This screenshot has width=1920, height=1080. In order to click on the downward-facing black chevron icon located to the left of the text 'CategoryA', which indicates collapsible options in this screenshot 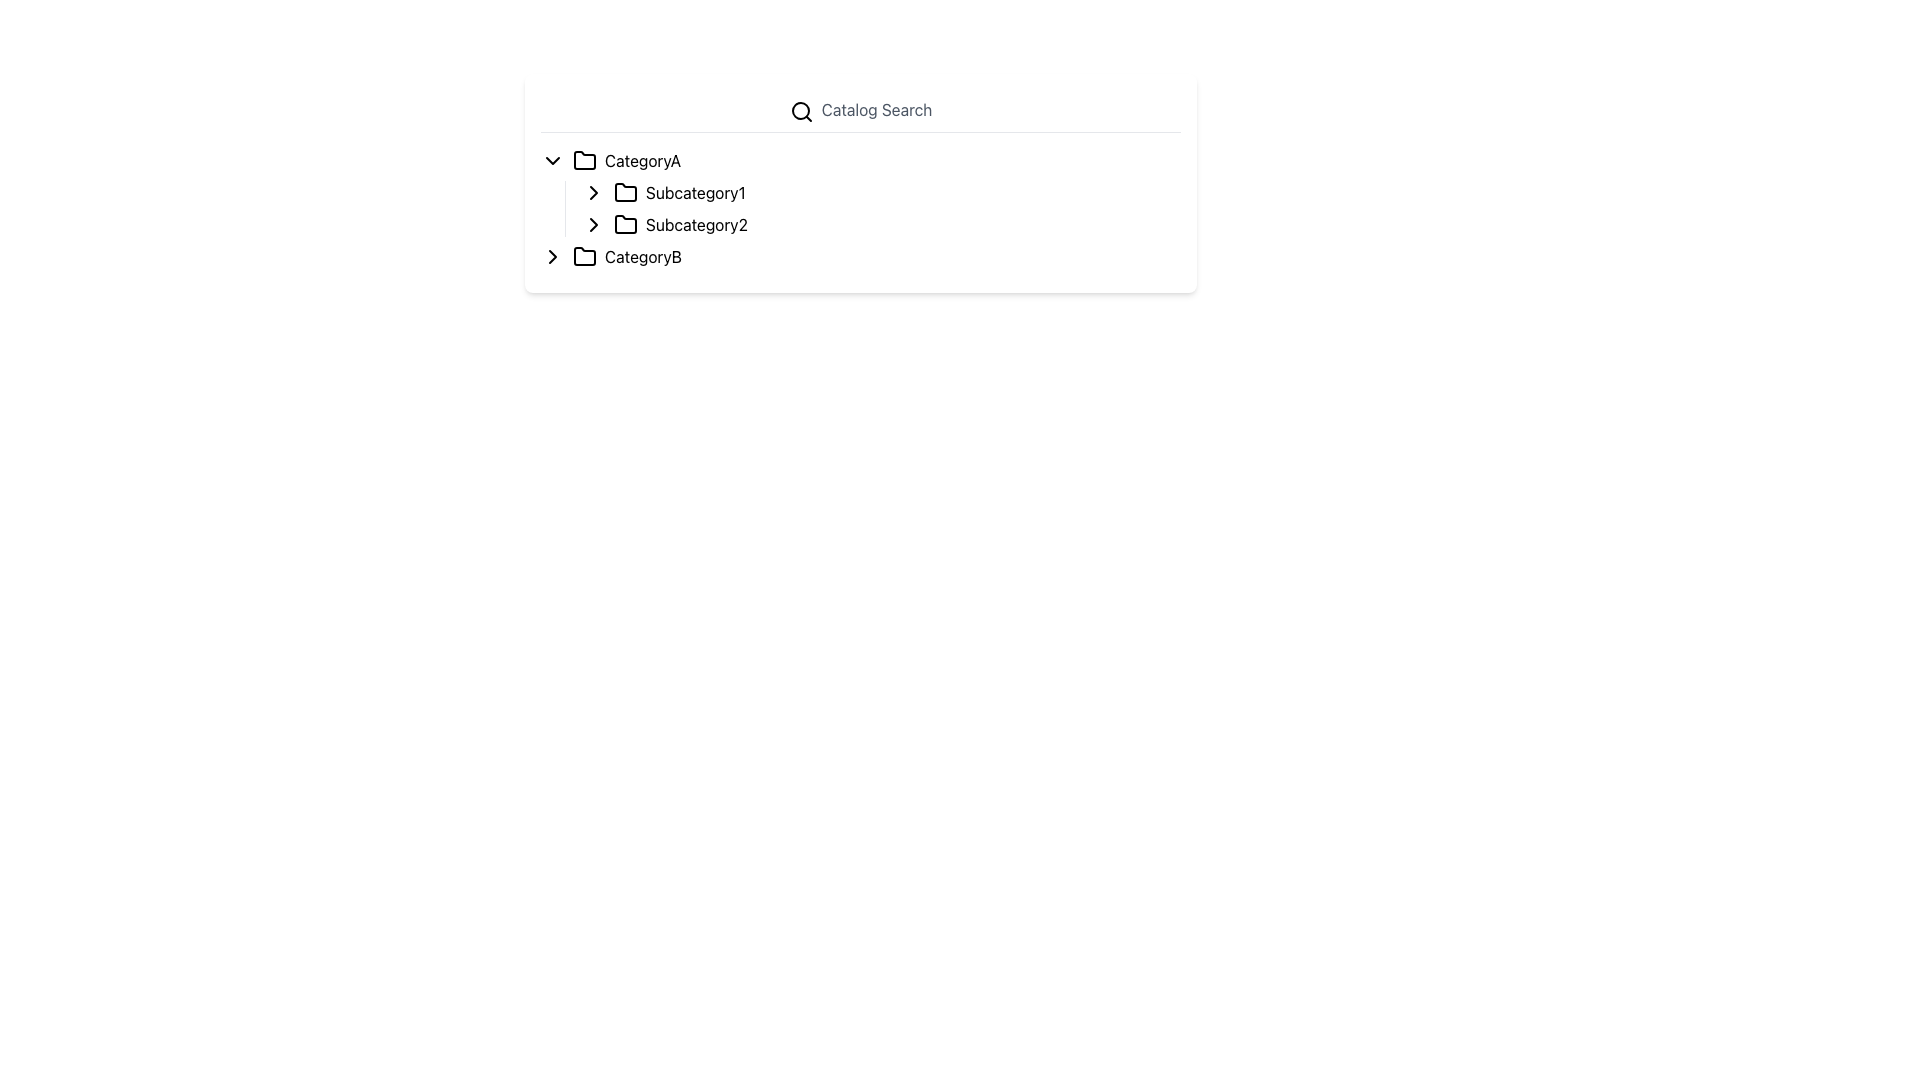, I will do `click(552, 158)`.